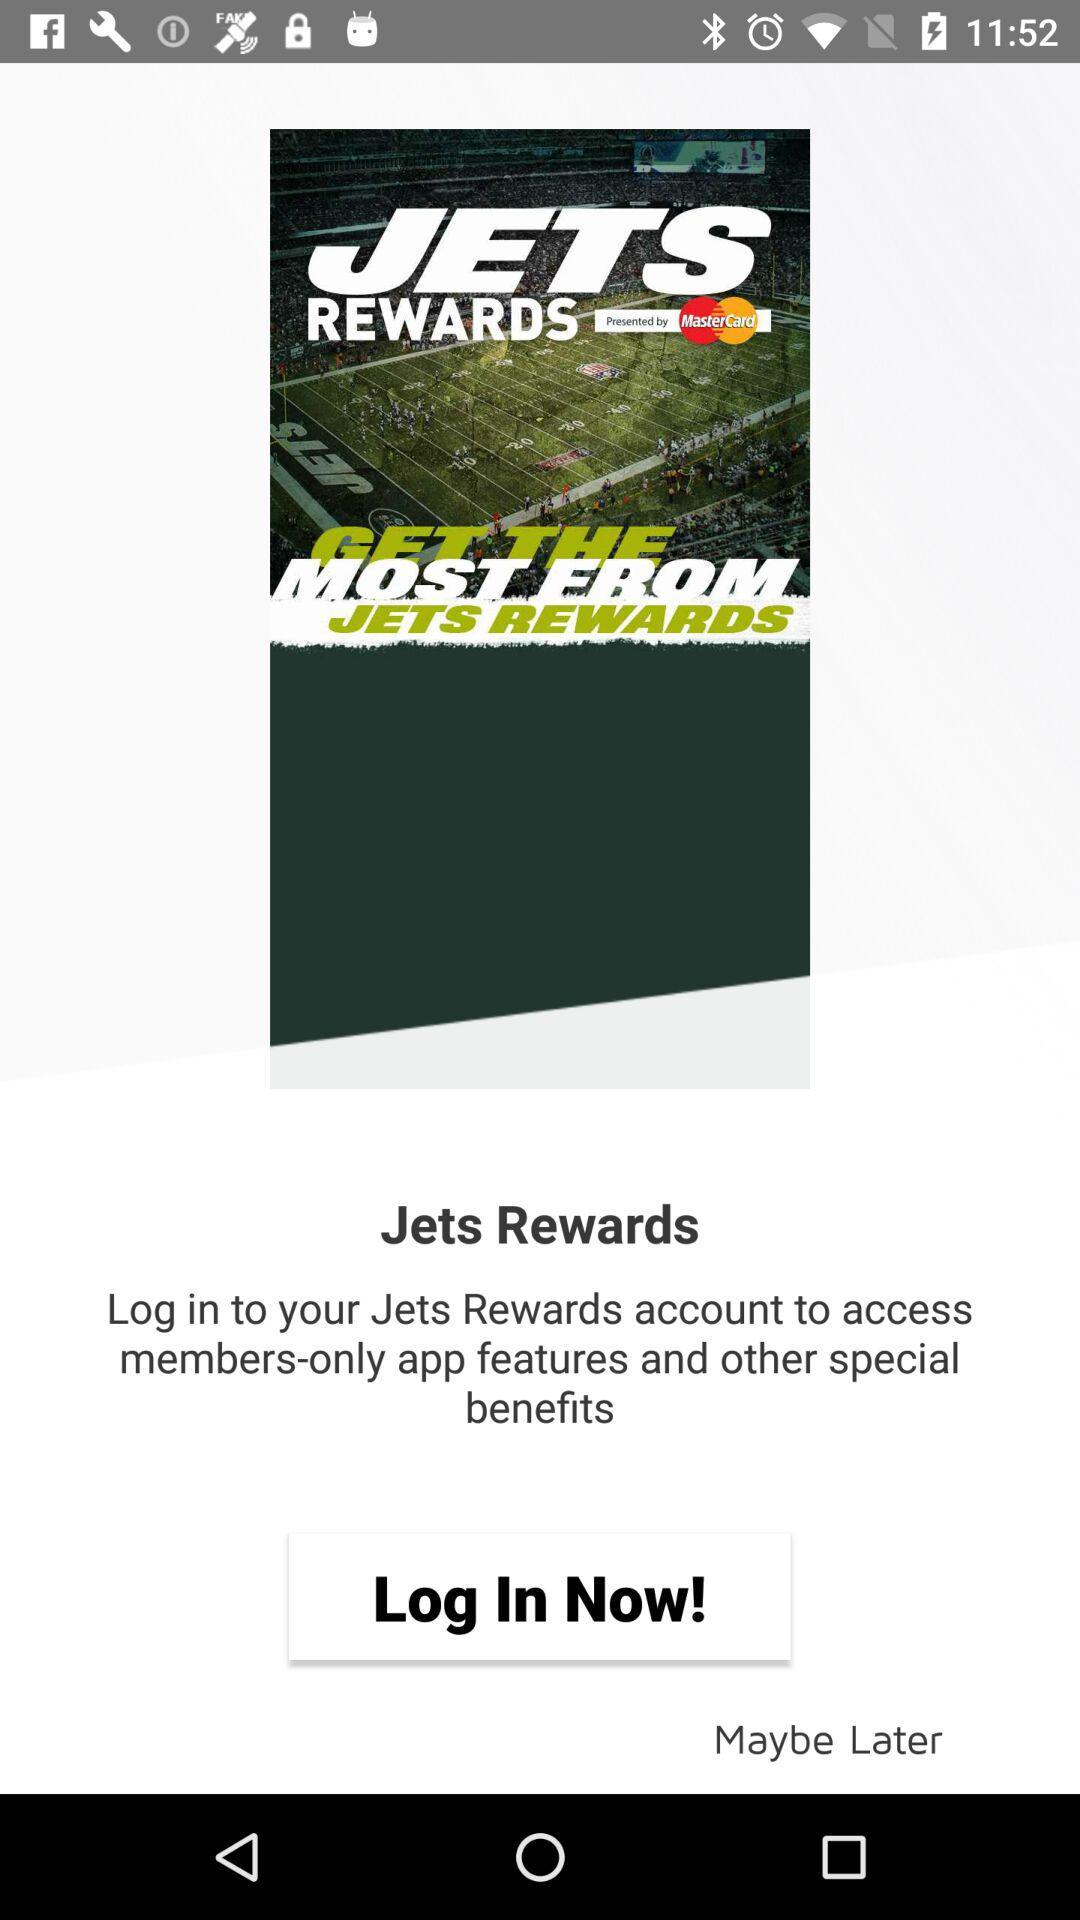 This screenshot has height=1920, width=1080. I want to click on maybe later icon, so click(828, 1736).